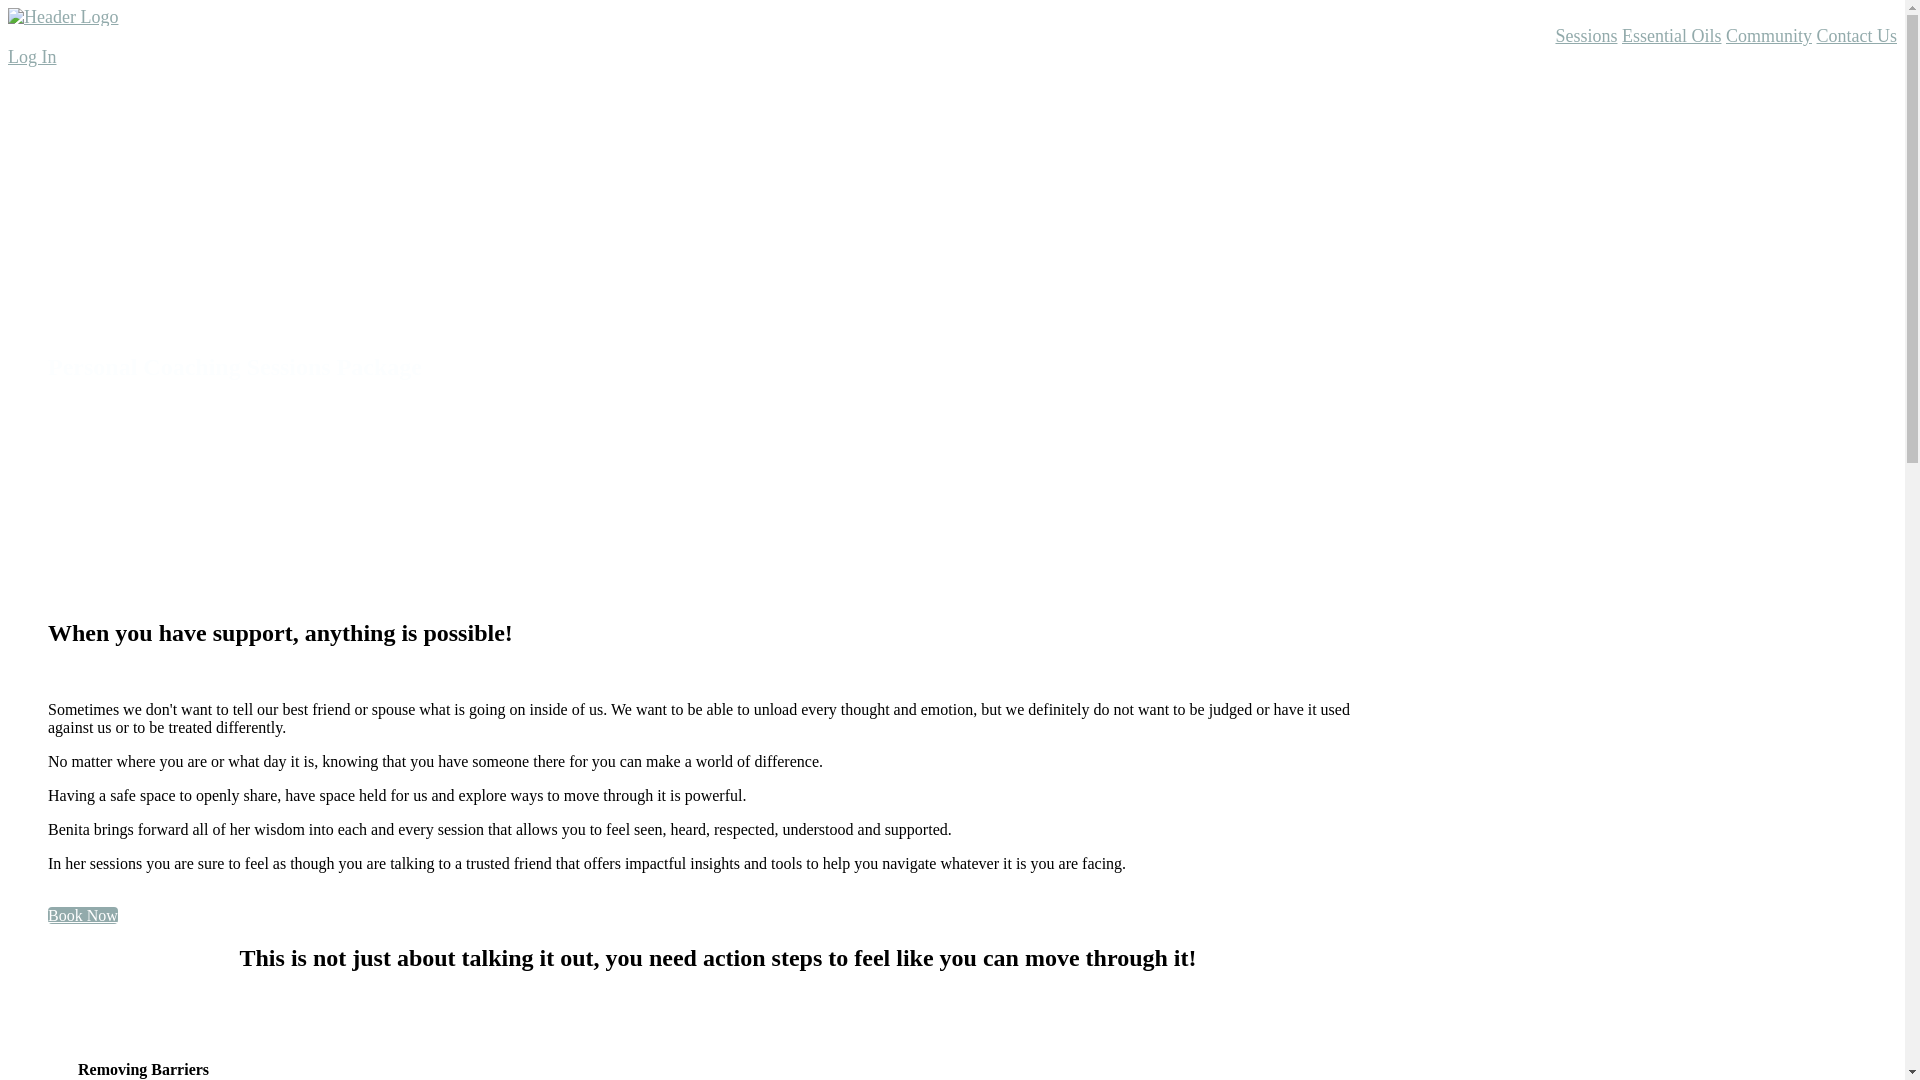 This screenshot has width=1920, height=1080. What do you see at coordinates (1584, 35) in the screenshot?
I see `'Sessions'` at bounding box center [1584, 35].